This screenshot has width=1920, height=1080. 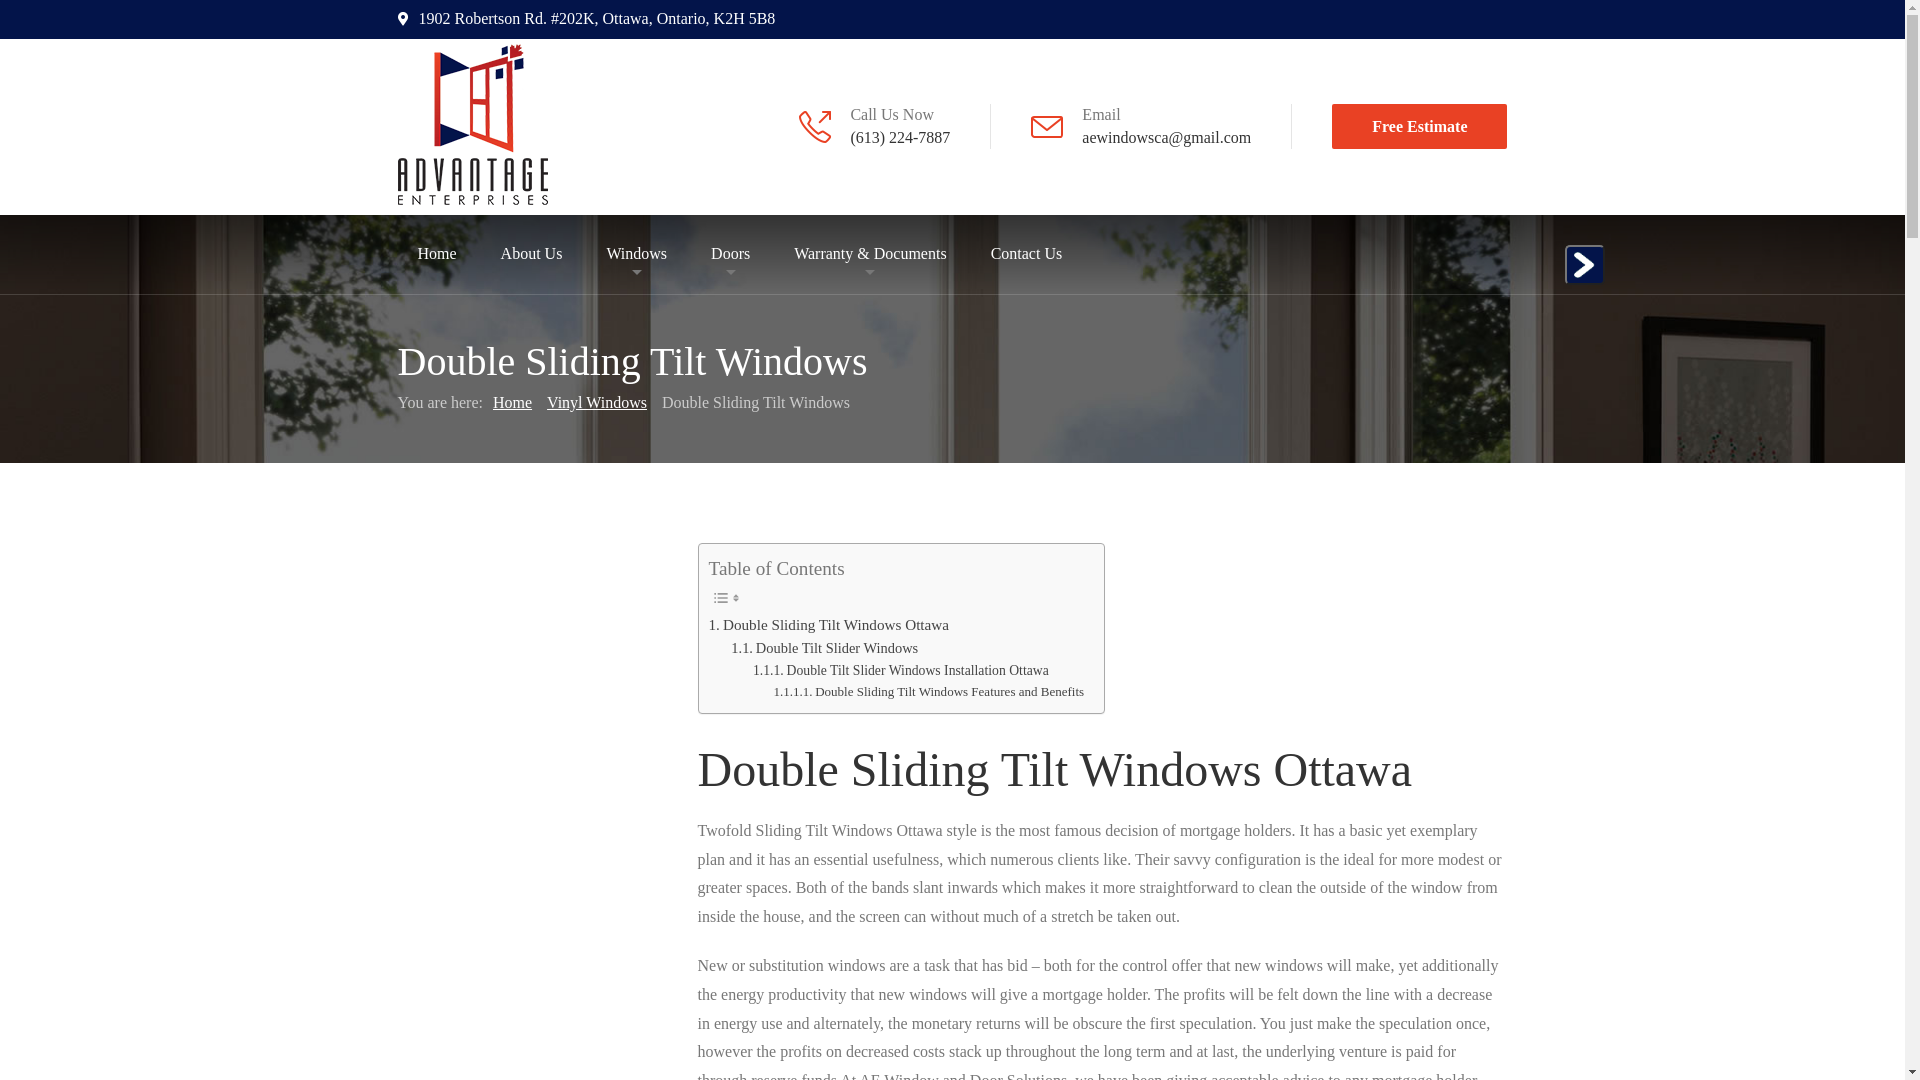 I want to click on 'Windows', so click(x=635, y=253).